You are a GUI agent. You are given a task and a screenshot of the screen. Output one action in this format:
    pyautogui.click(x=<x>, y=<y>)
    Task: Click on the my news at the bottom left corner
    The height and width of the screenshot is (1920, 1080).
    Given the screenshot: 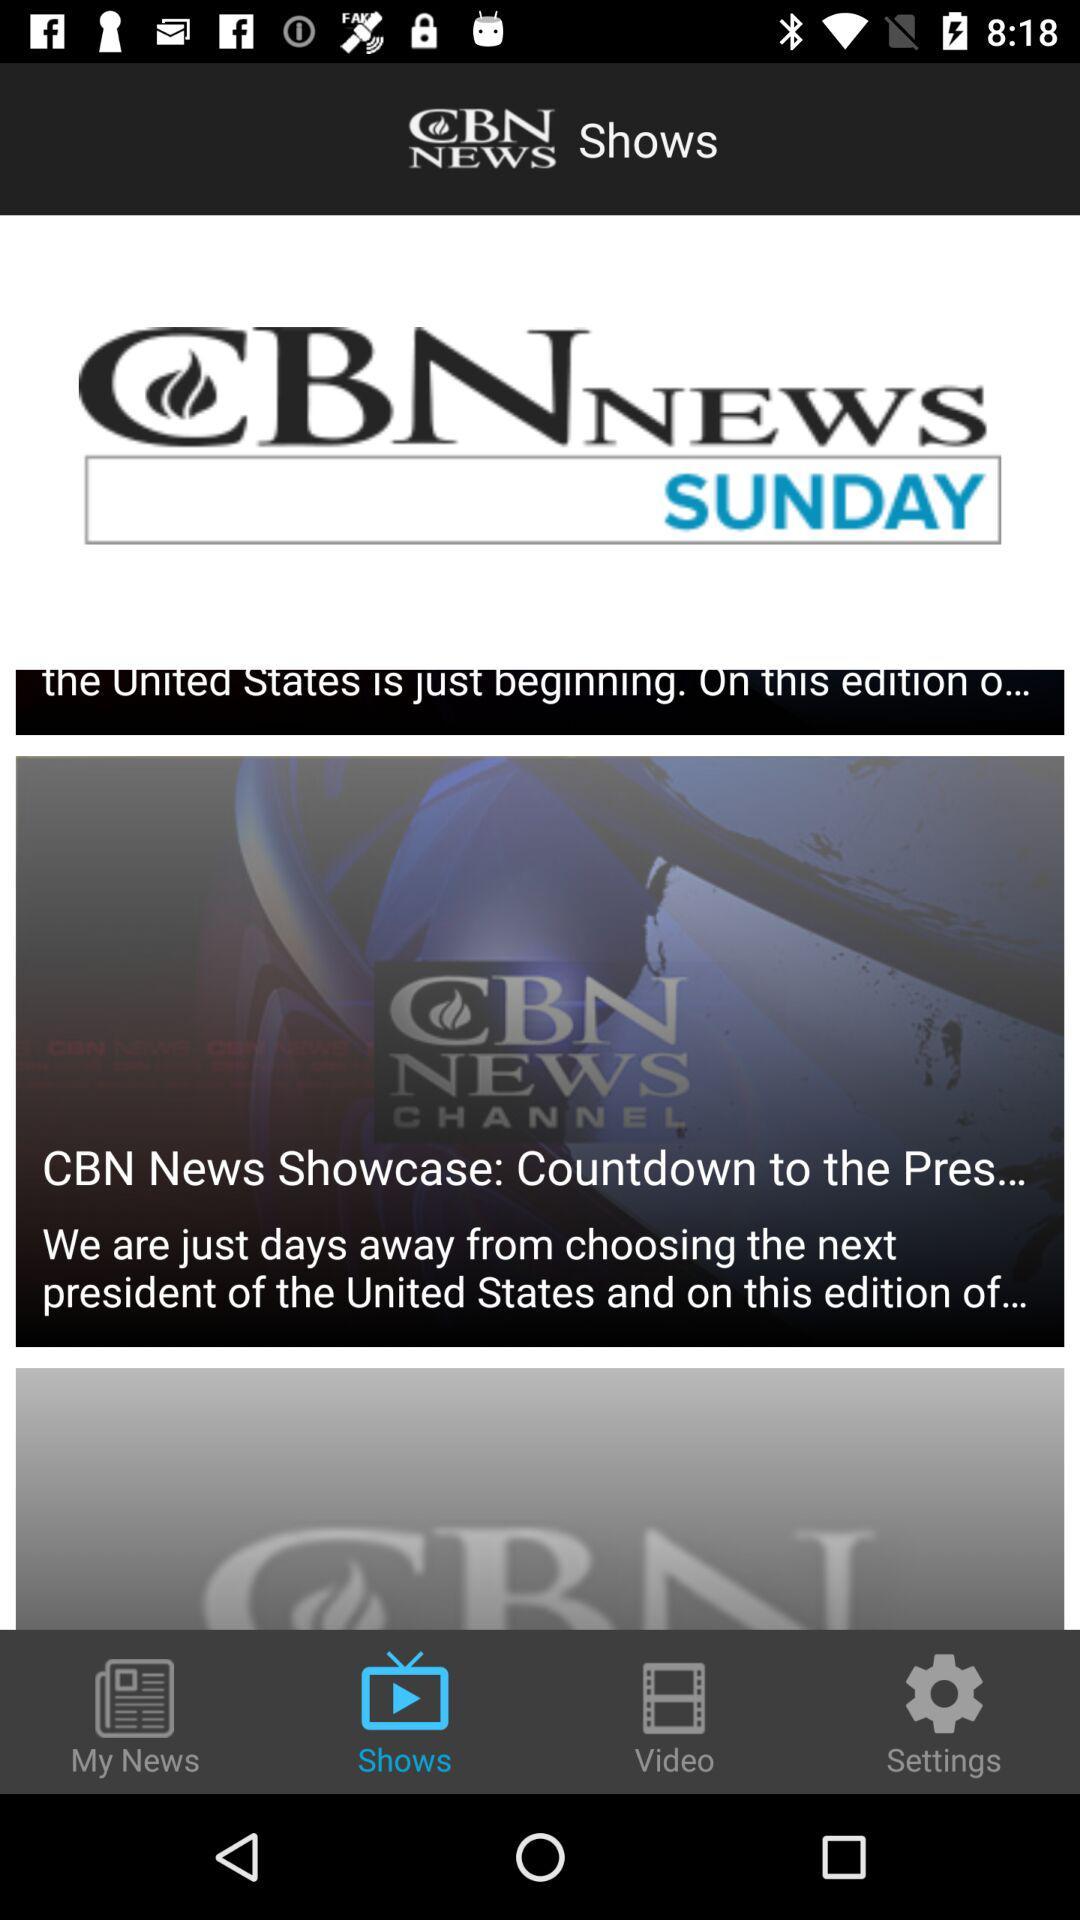 What is the action you would take?
    pyautogui.click(x=135, y=1718)
    